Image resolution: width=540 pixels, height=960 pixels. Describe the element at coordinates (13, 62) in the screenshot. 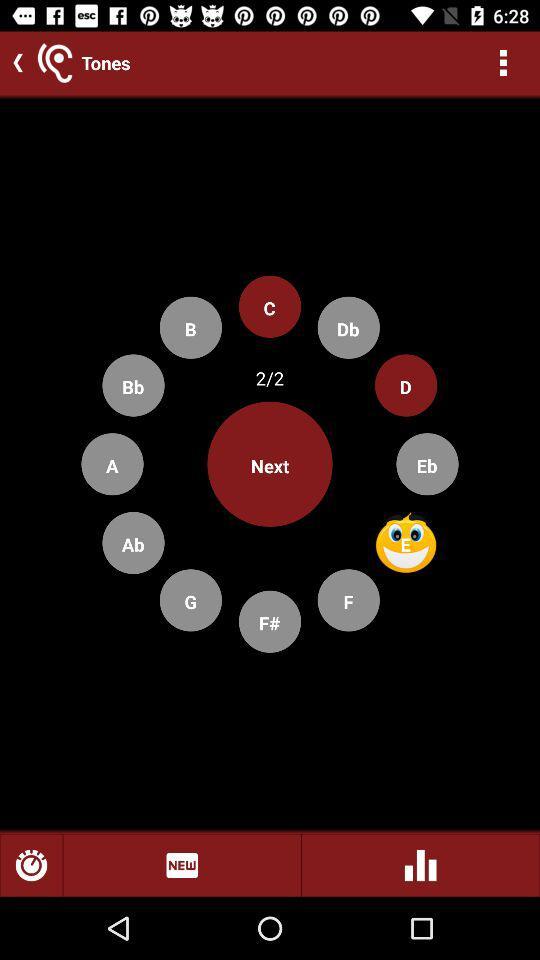

I see `the arrow_backward icon` at that location.